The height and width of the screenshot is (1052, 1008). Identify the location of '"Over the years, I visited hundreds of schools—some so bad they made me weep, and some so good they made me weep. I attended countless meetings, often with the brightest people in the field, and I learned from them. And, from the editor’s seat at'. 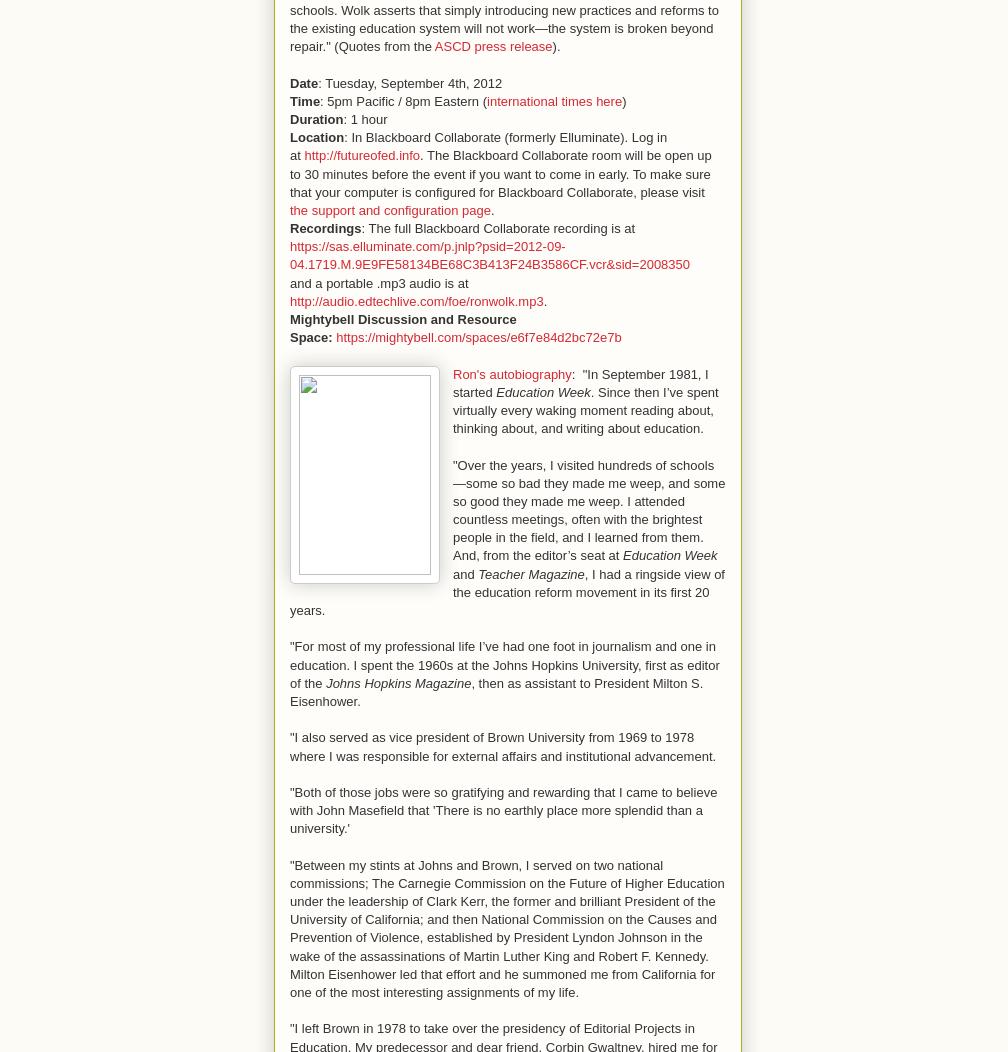
(588, 509).